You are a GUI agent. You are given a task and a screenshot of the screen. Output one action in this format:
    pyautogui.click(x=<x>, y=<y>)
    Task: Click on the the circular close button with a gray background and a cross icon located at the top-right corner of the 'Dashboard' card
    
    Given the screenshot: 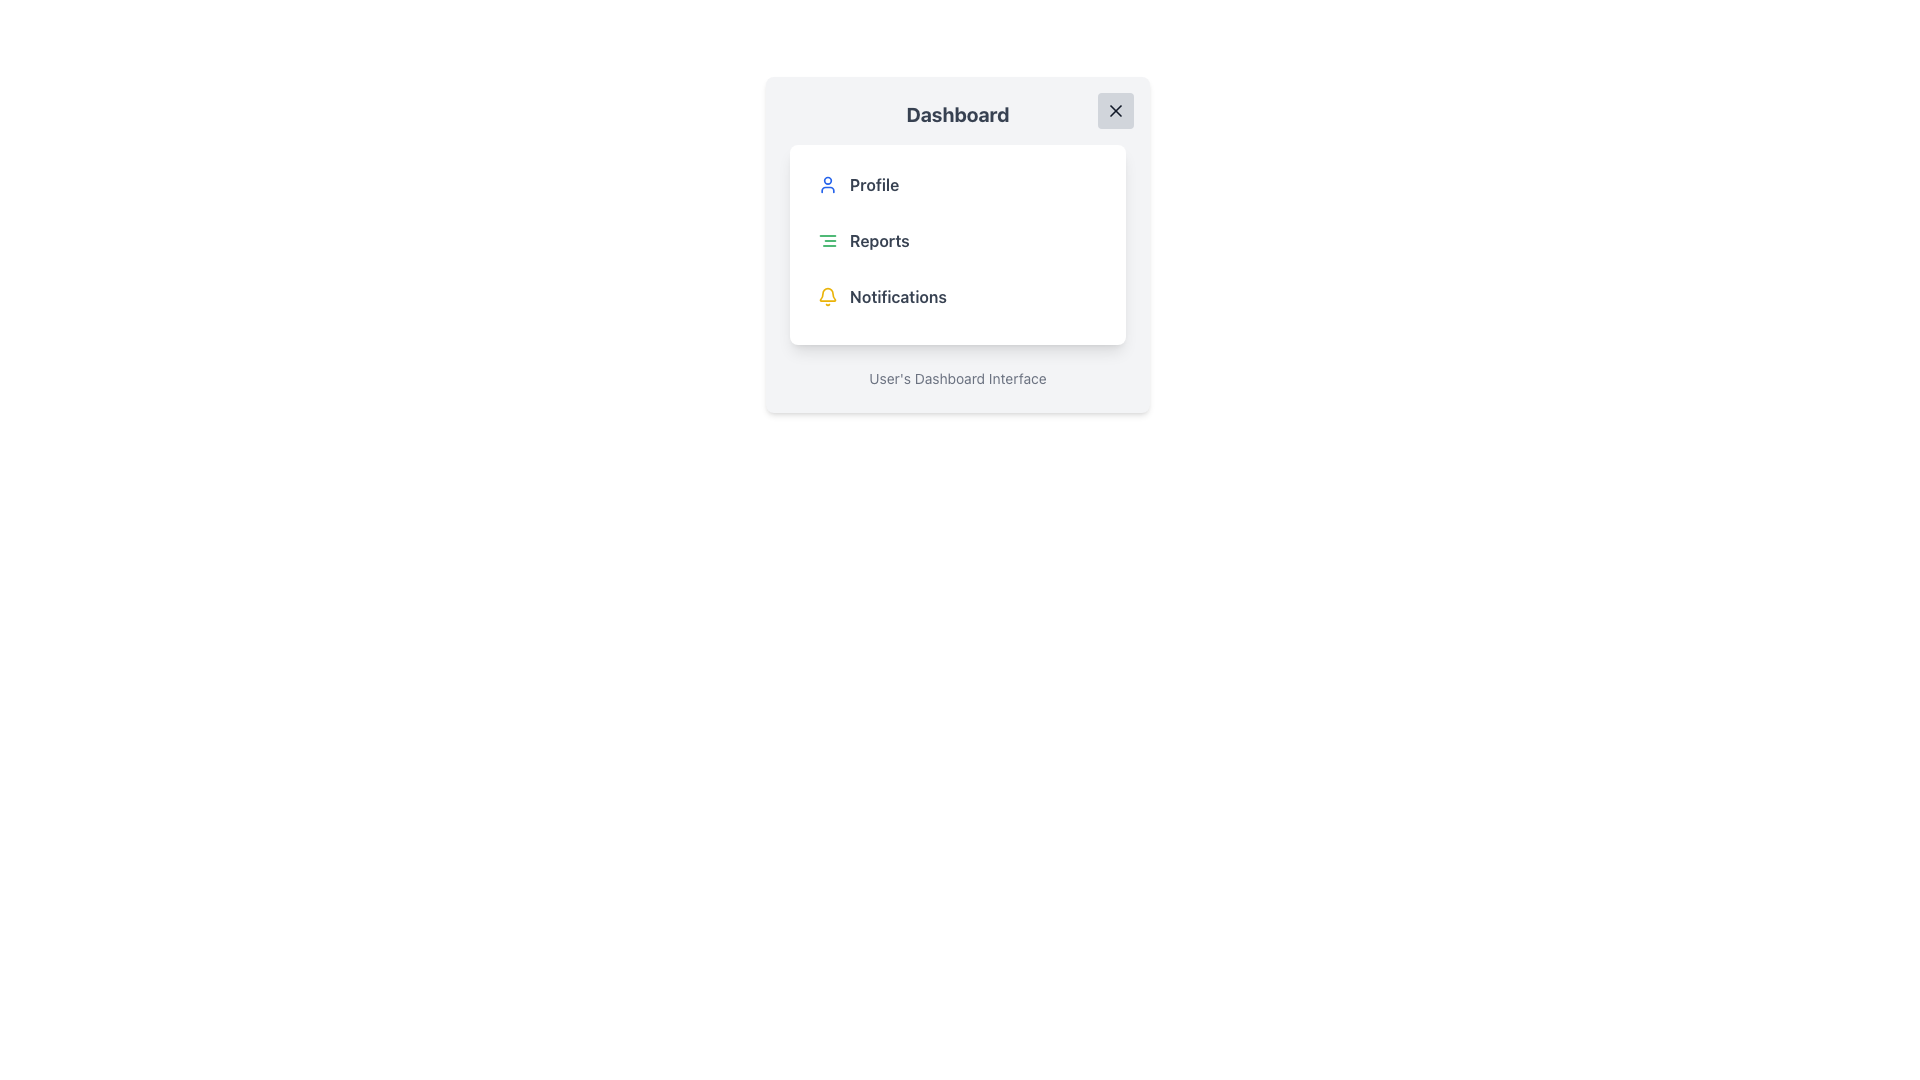 What is the action you would take?
    pyautogui.click(x=1115, y=111)
    